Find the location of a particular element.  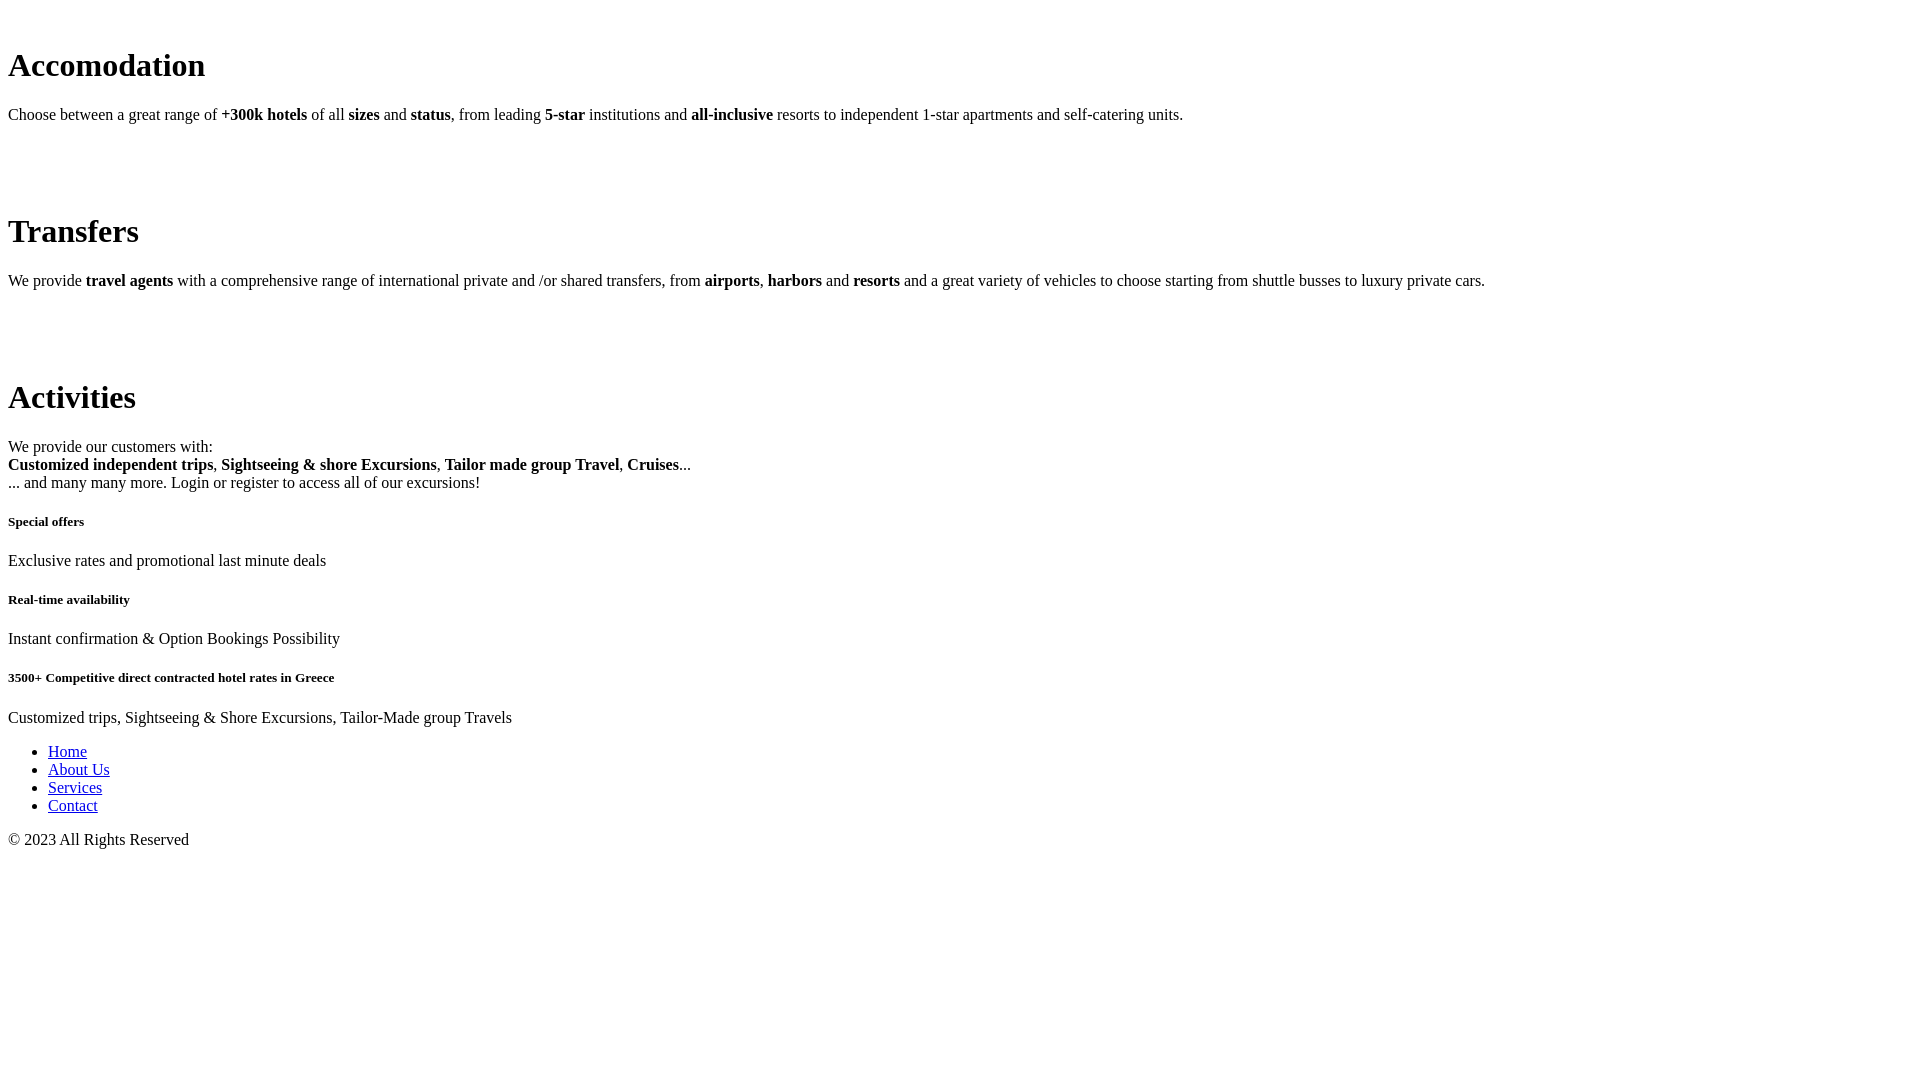

'Home' is located at coordinates (67, 751).